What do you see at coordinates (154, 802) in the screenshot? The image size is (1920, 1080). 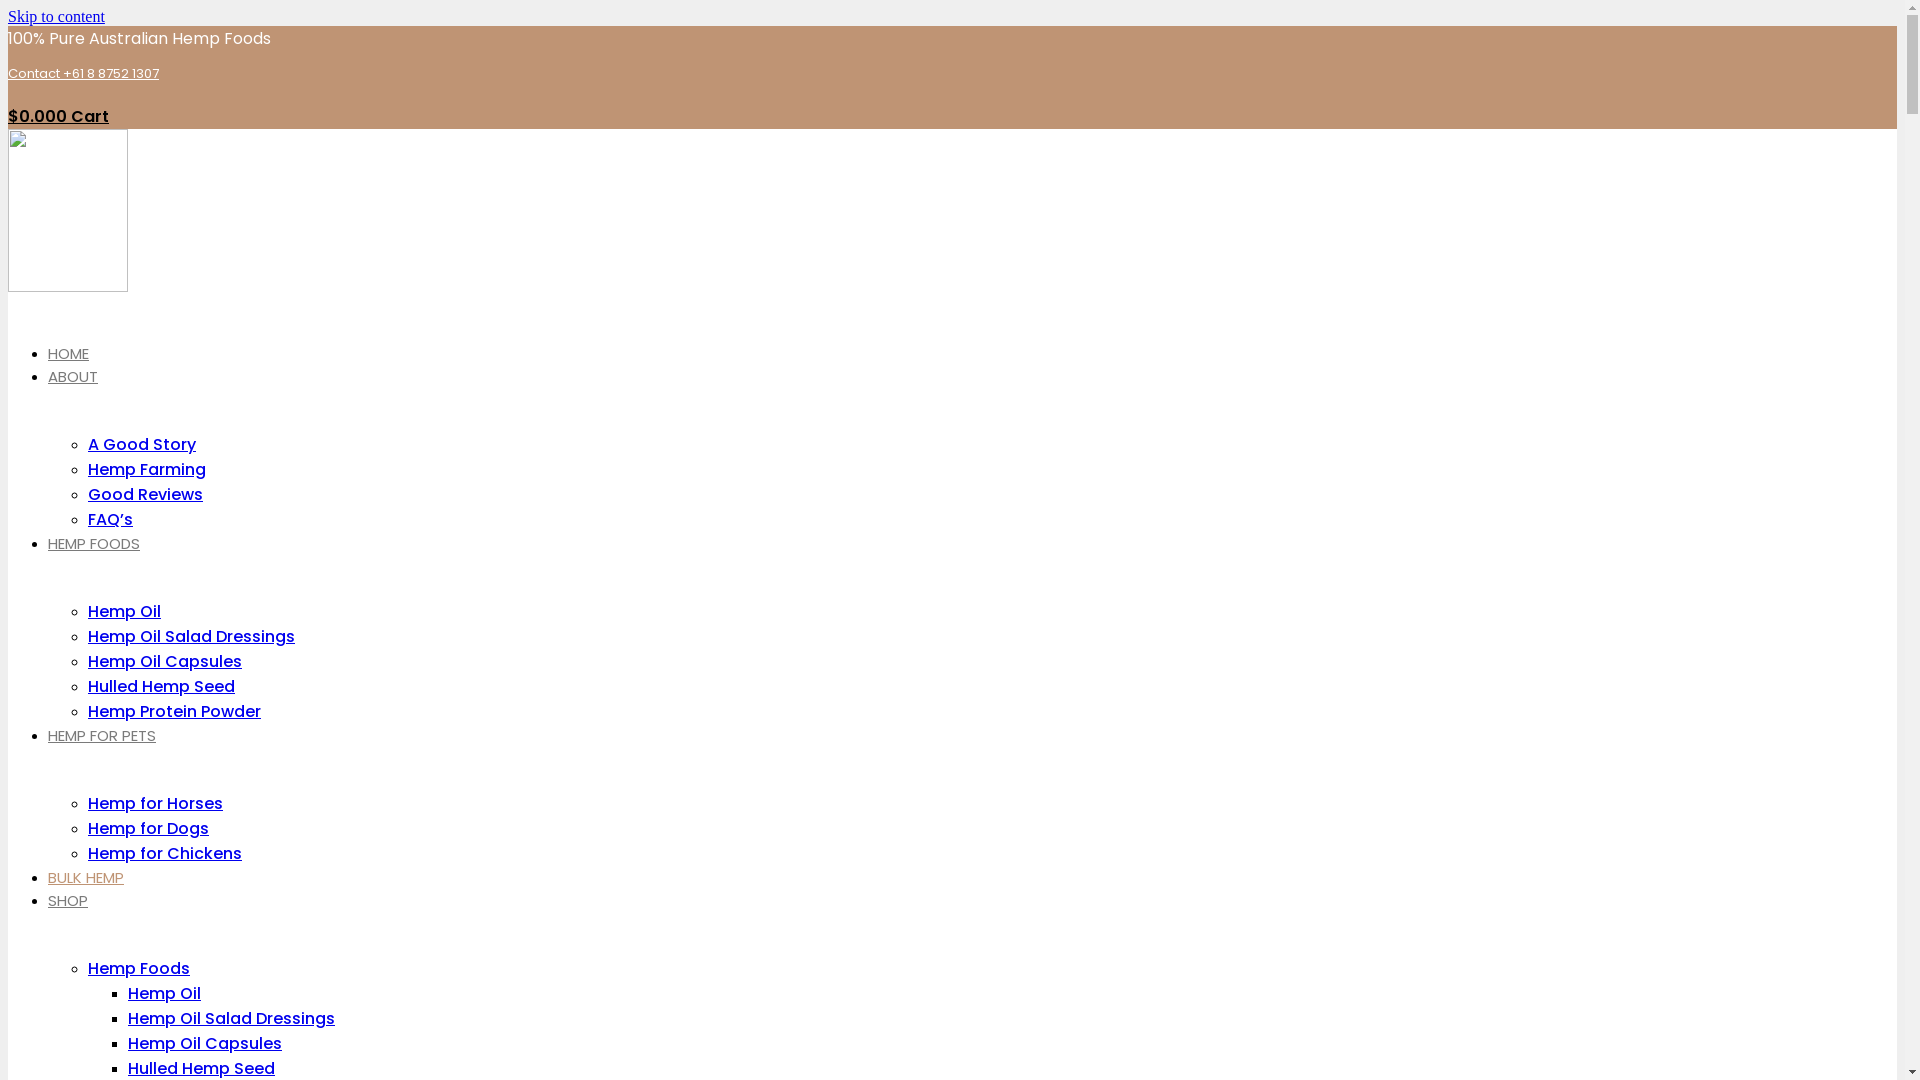 I see `'Hemp for Horses'` at bounding box center [154, 802].